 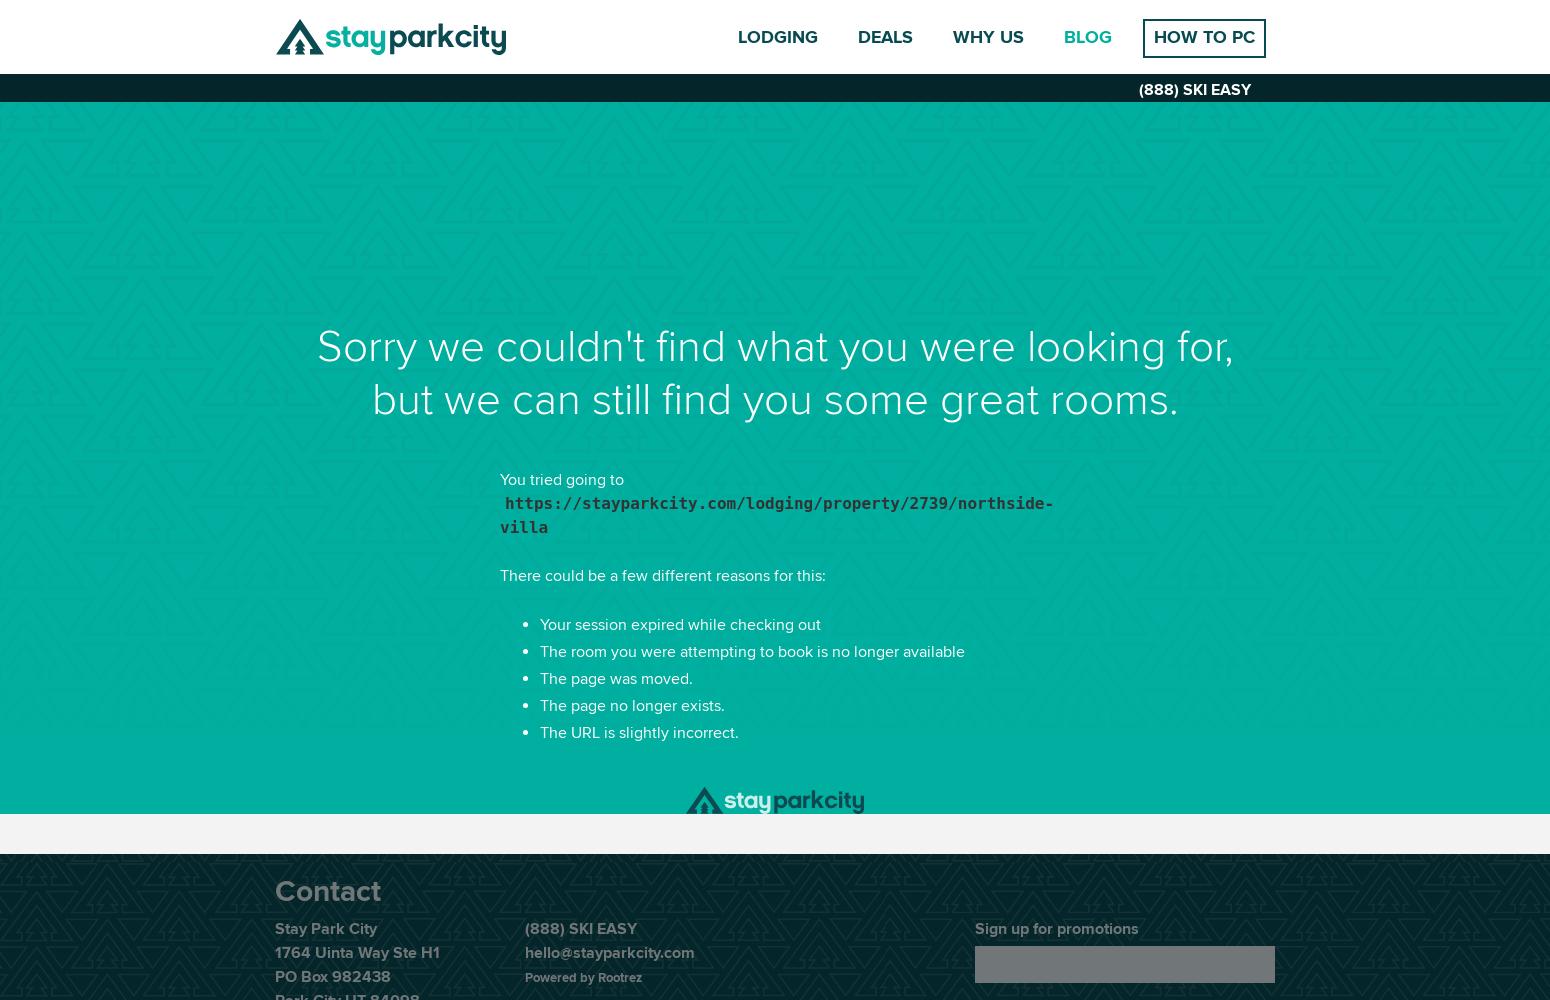 I want to click on 'Sign up for promotions', so click(x=1056, y=929).